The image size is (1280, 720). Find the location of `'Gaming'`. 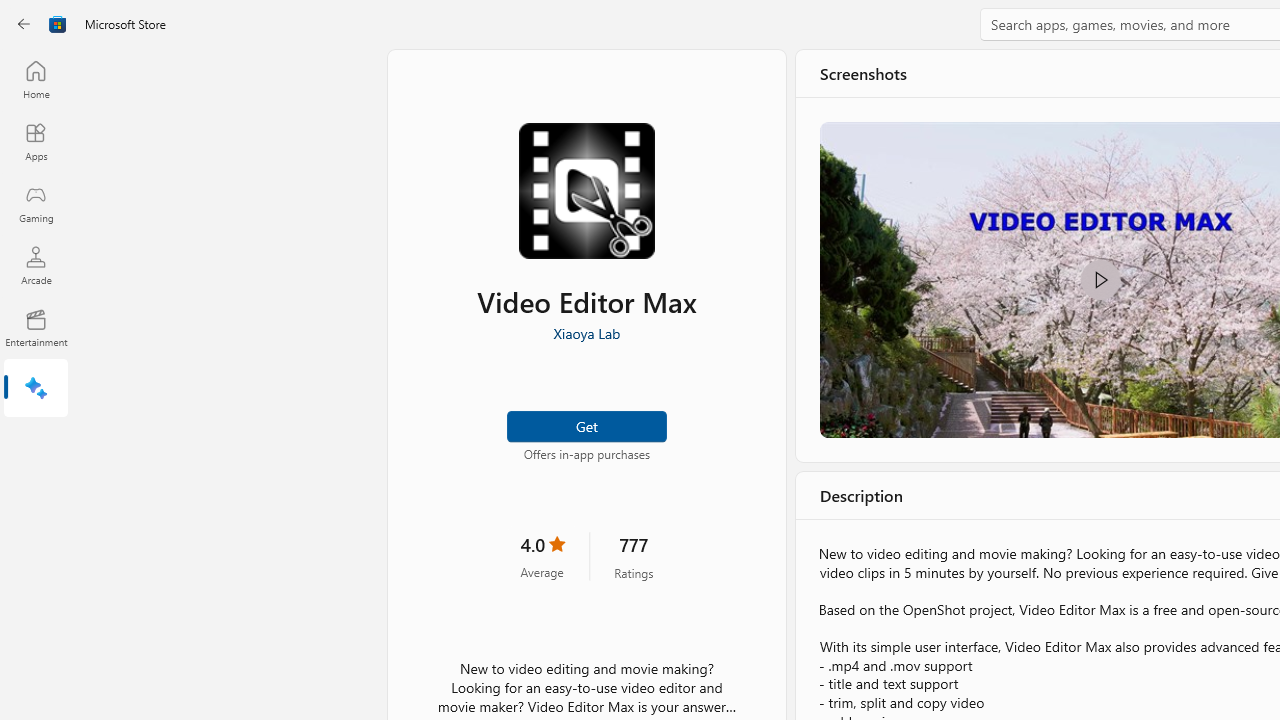

'Gaming' is located at coordinates (35, 203).